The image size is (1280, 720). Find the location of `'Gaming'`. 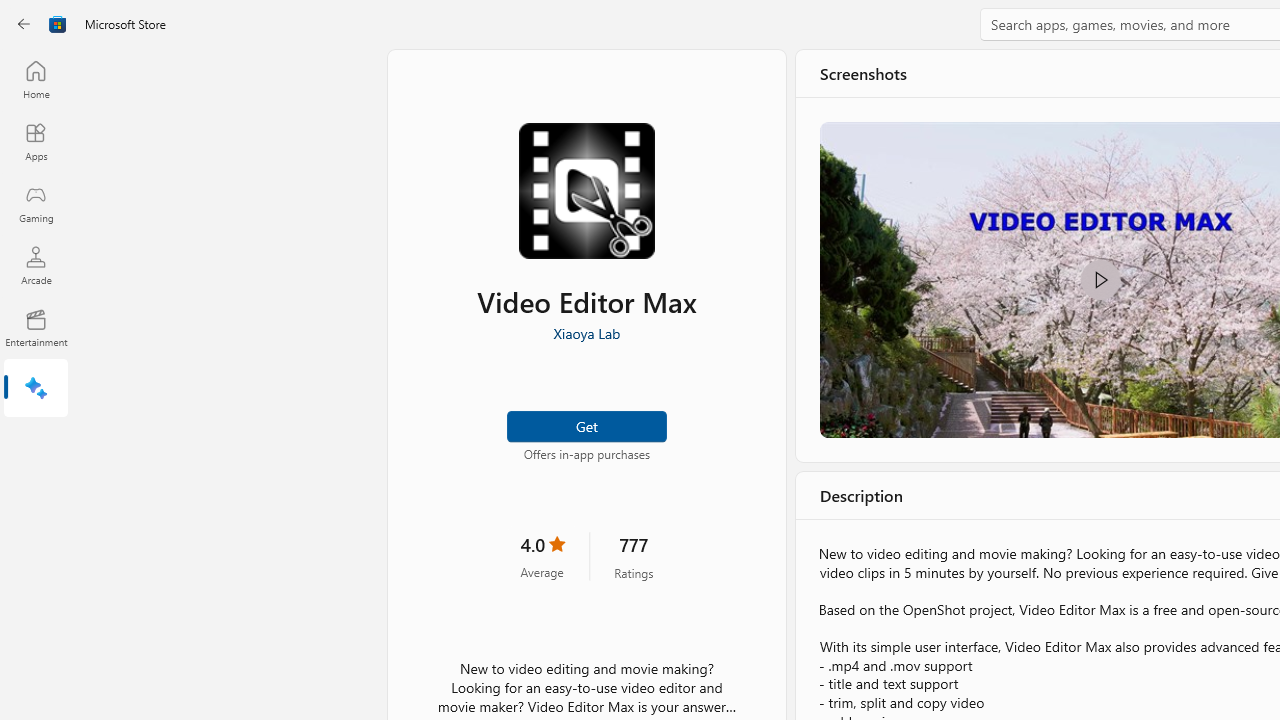

'Gaming' is located at coordinates (35, 203).